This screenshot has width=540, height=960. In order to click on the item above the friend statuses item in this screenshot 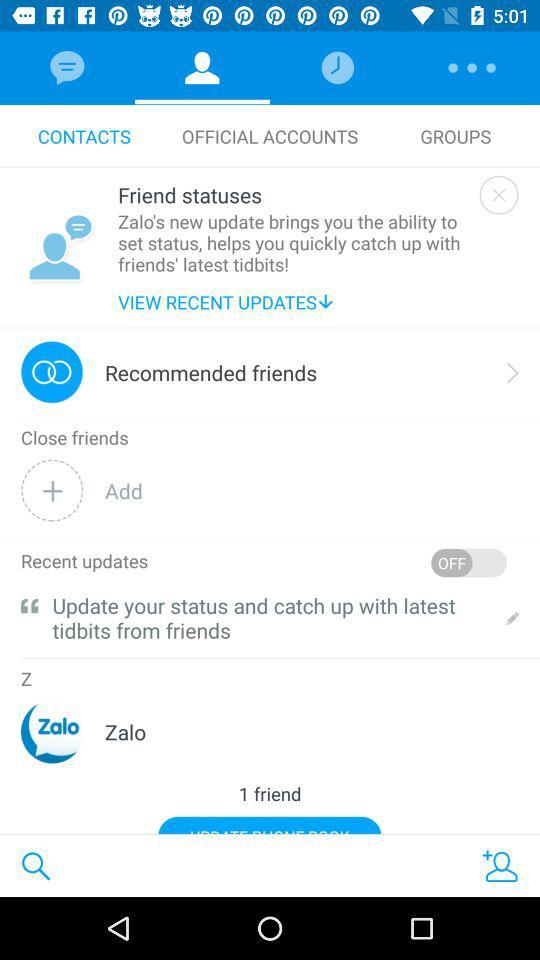, I will do `click(270, 135)`.